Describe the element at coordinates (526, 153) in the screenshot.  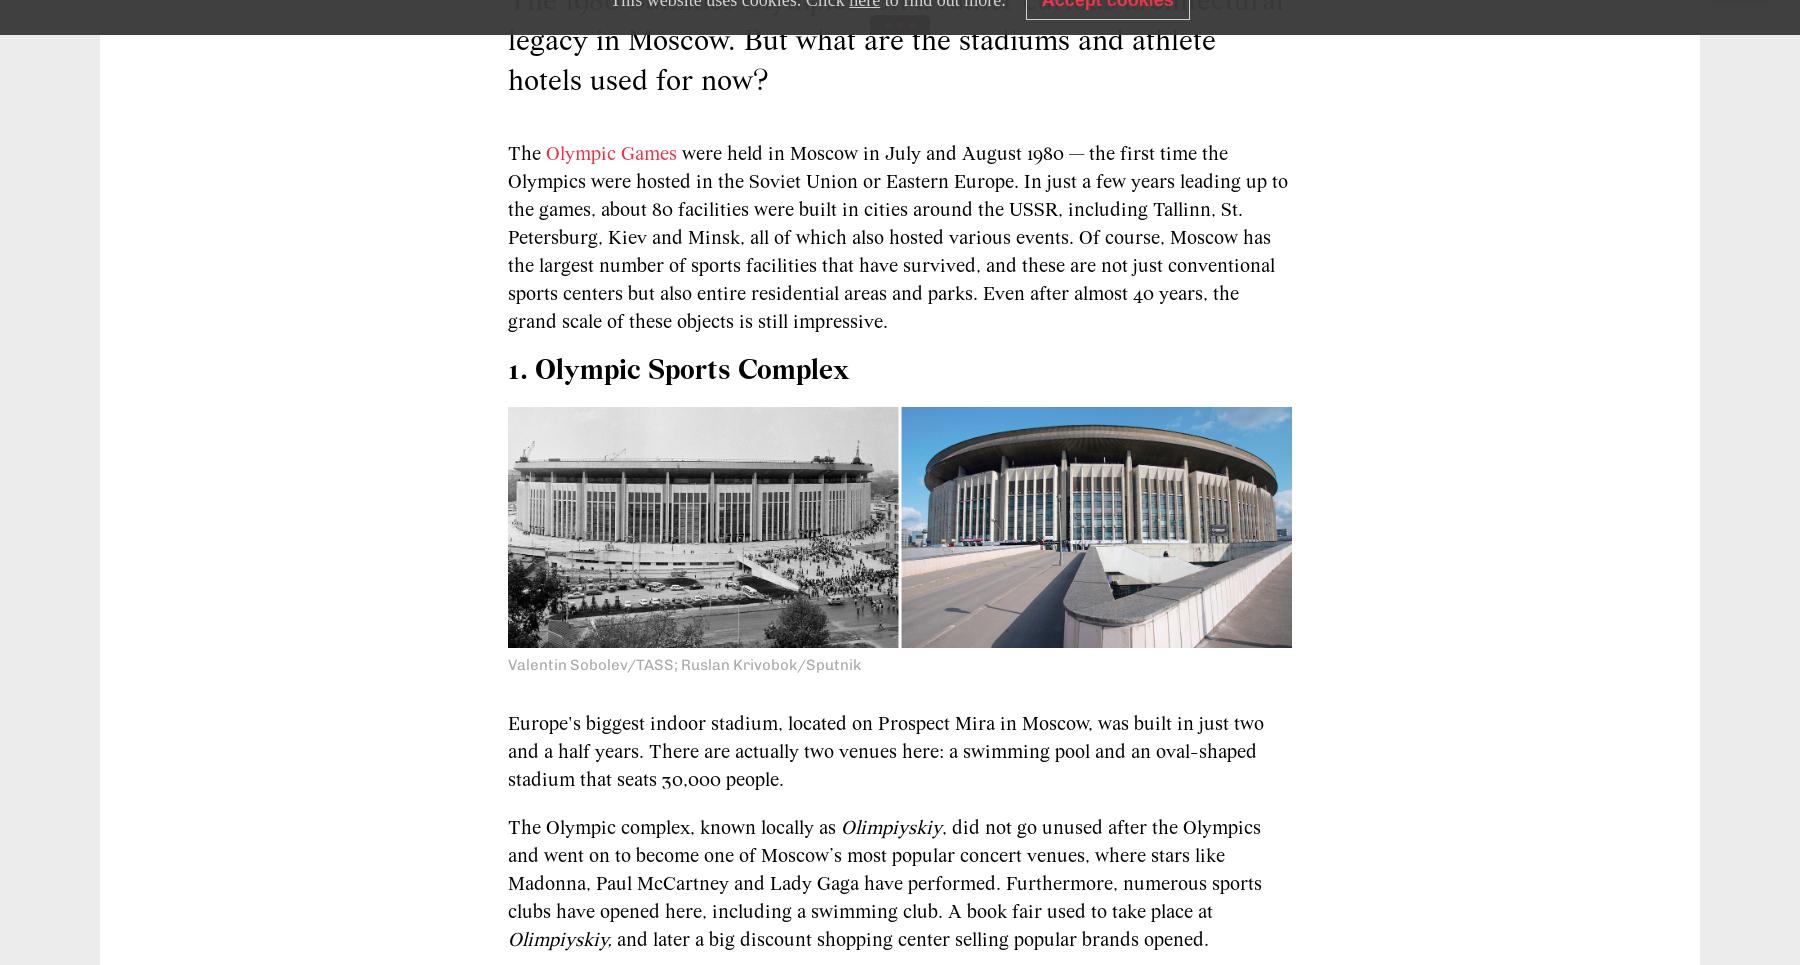
I see `'The'` at that location.